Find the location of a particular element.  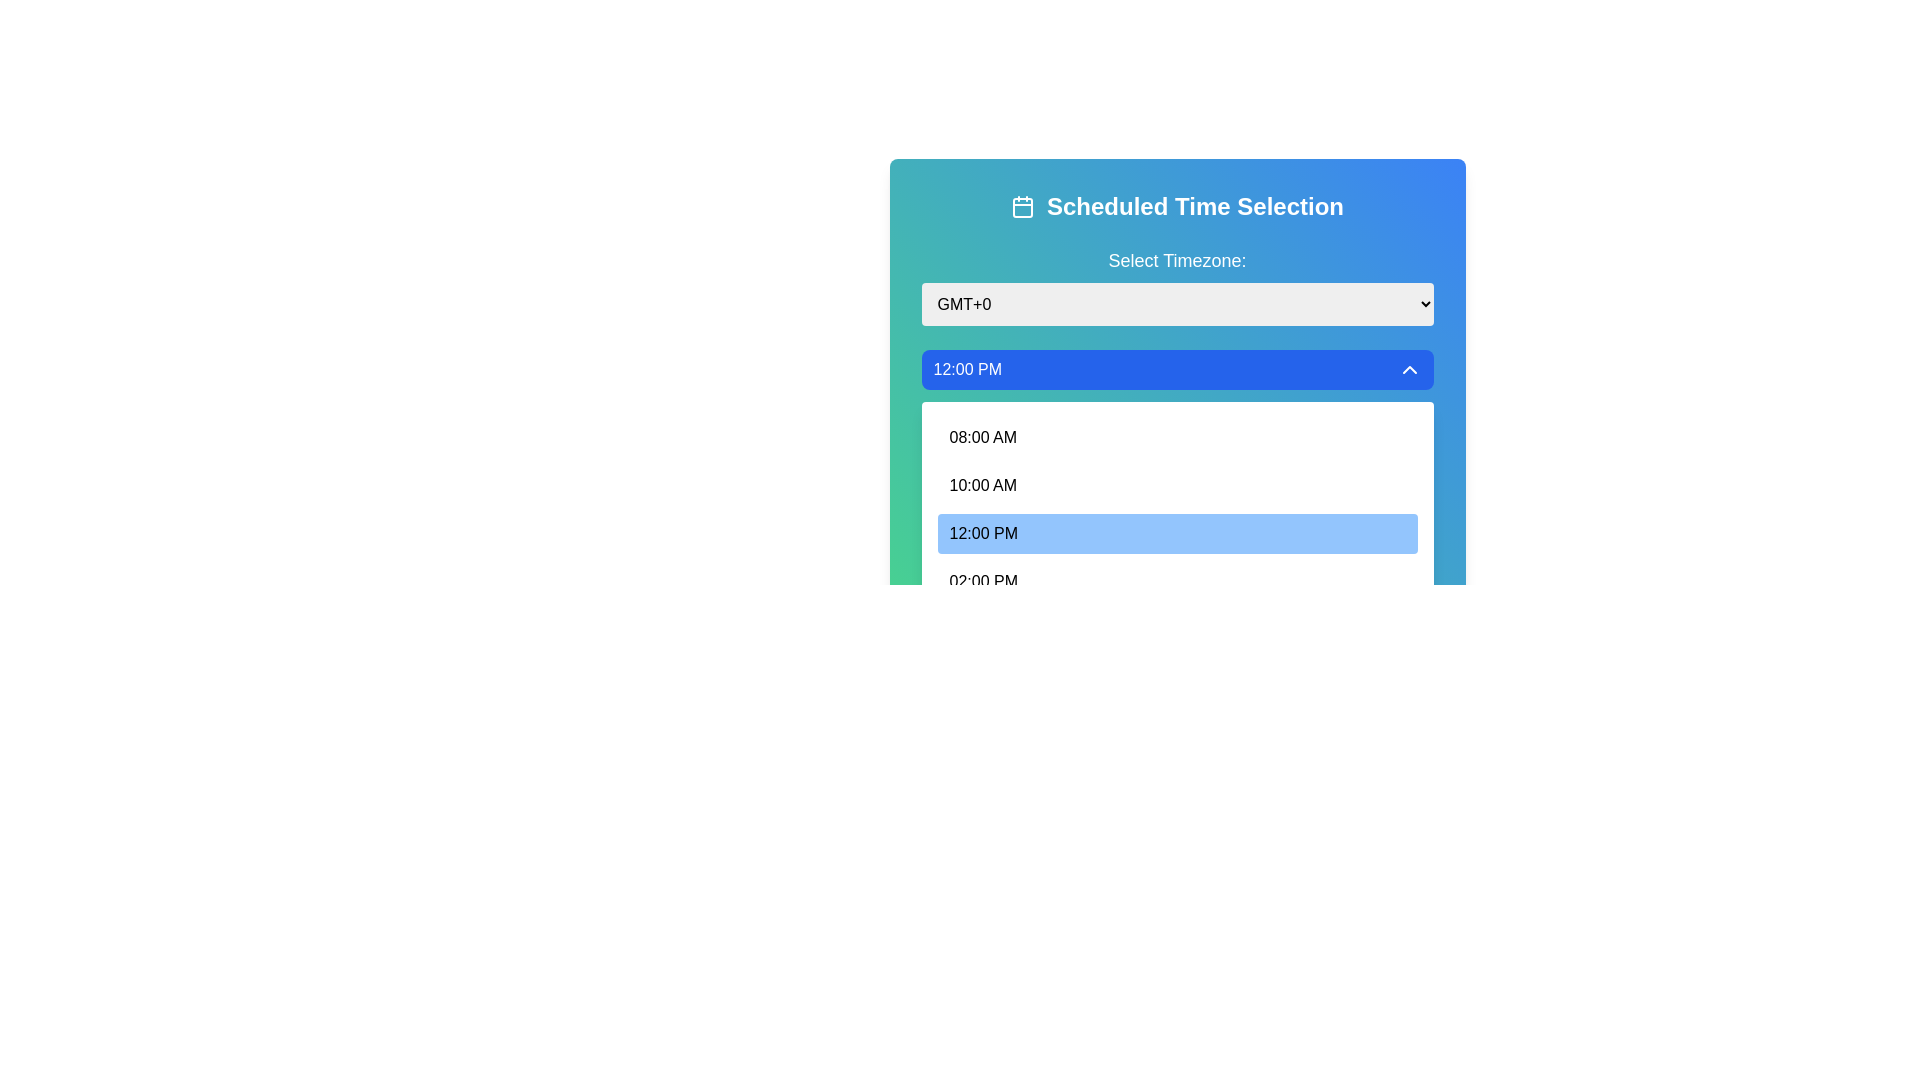

the third option in the vertical list of selectable time options is located at coordinates (1177, 532).